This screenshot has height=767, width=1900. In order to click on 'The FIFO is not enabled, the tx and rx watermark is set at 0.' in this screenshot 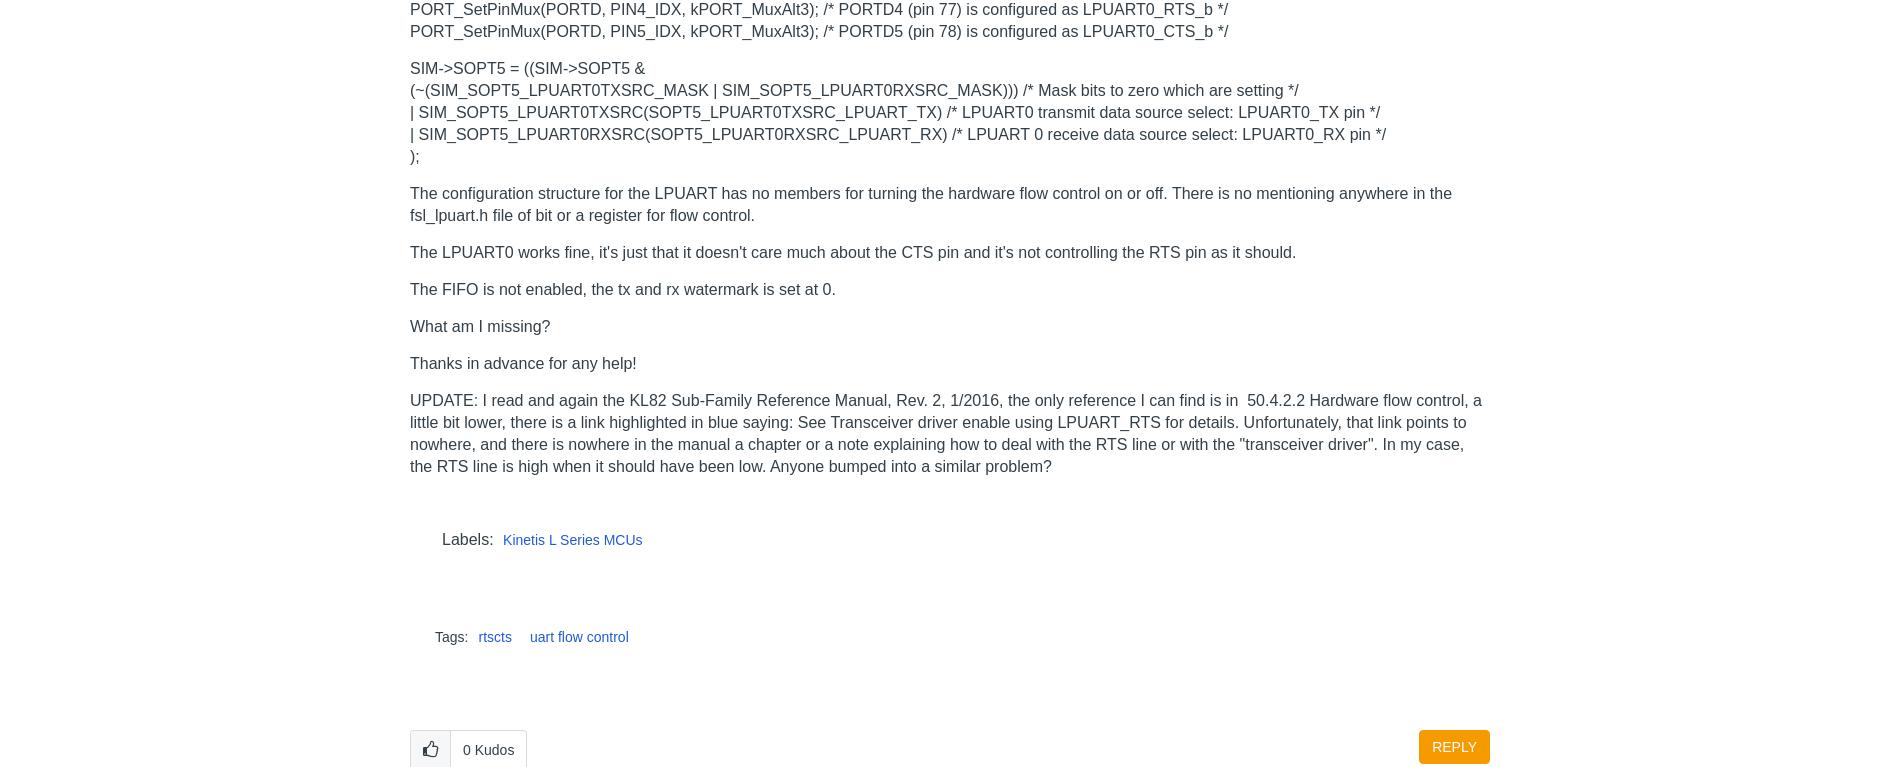, I will do `click(622, 287)`.